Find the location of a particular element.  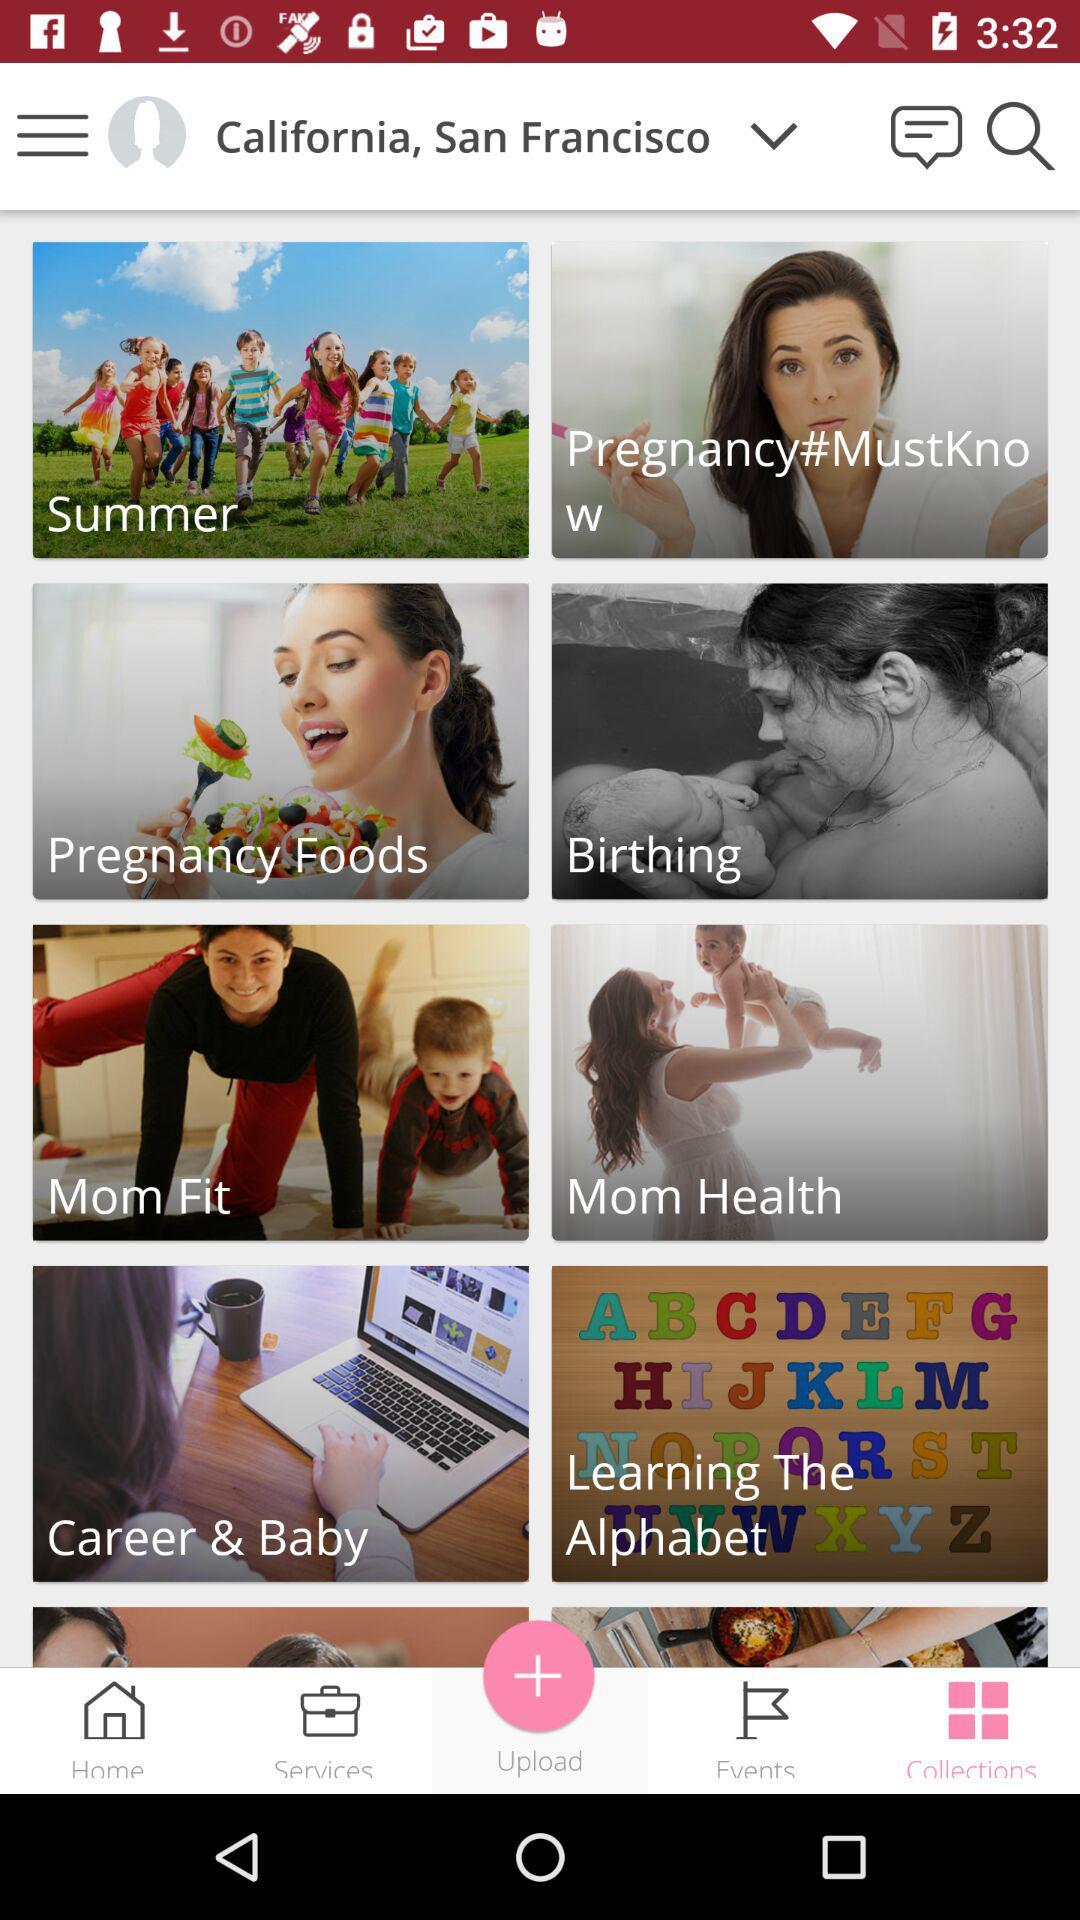

launch picture is located at coordinates (798, 1637).